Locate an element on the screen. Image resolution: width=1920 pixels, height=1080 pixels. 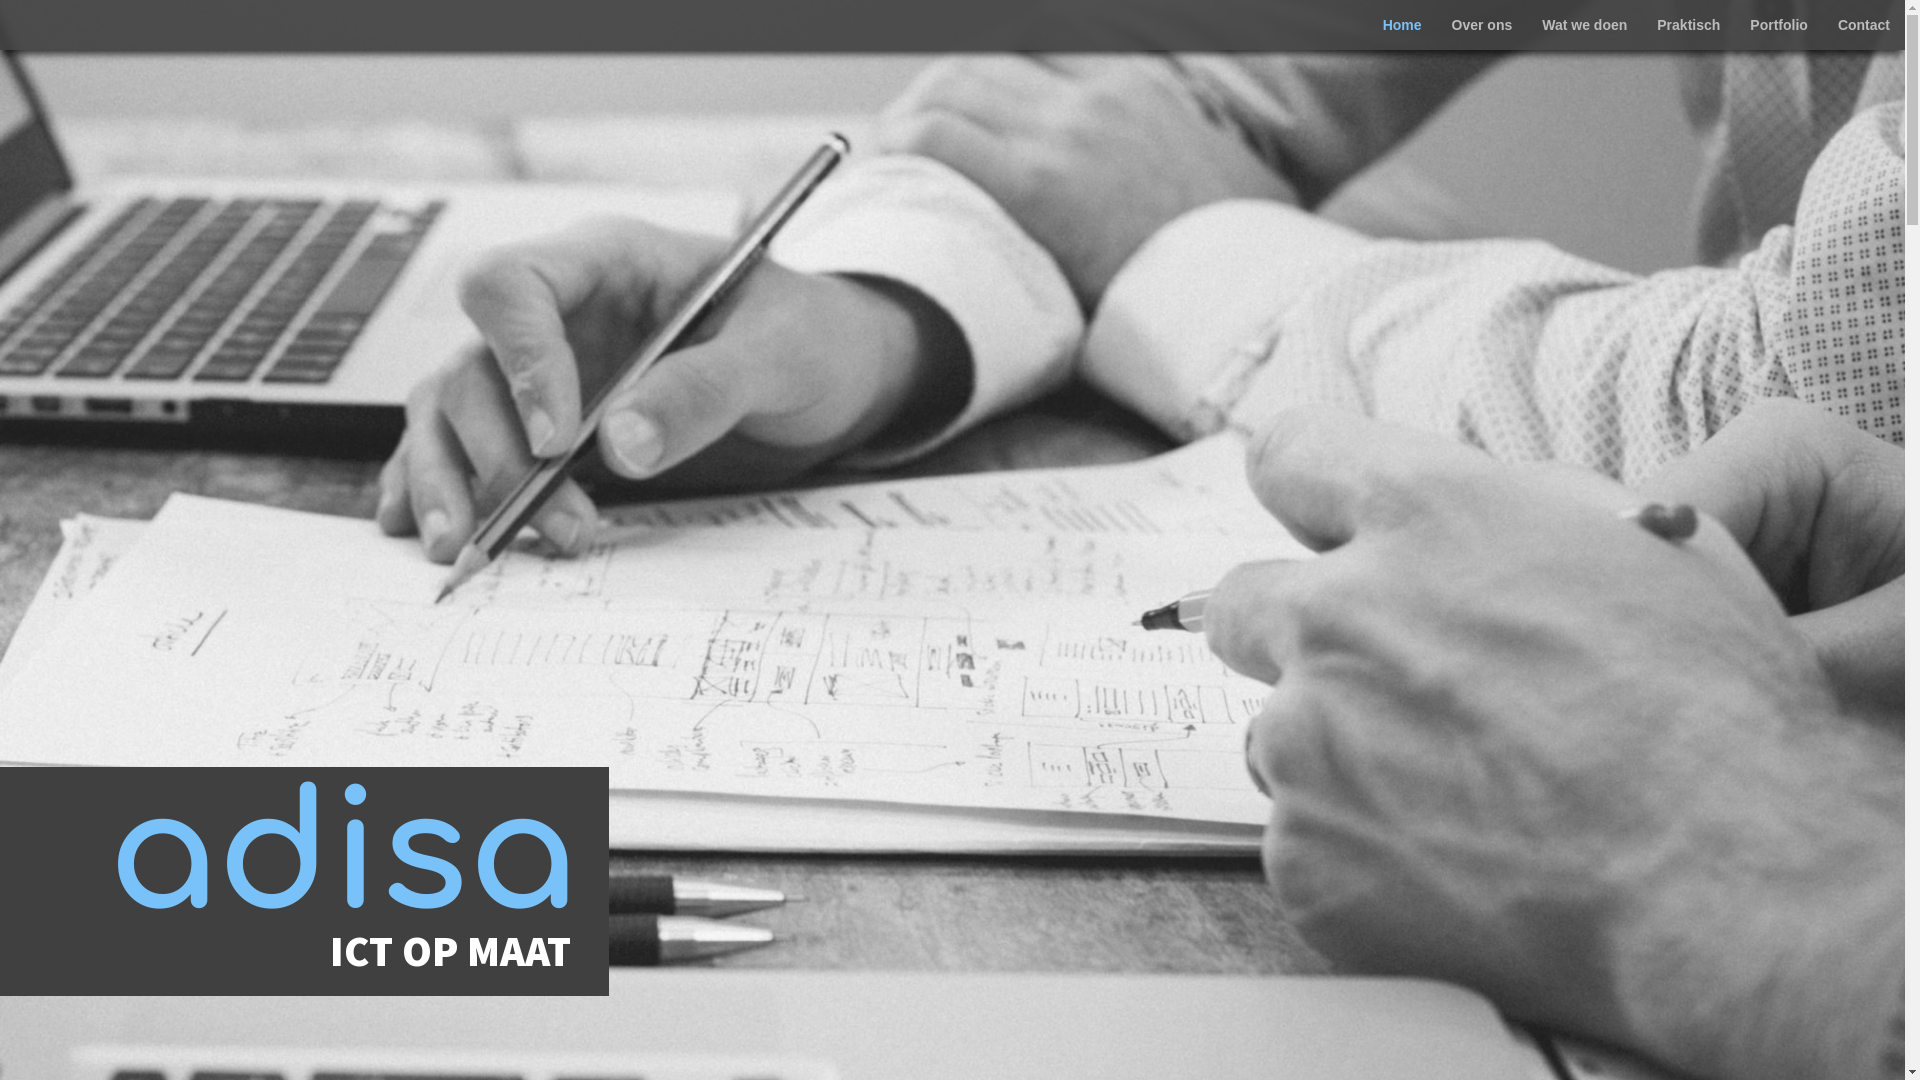
'Portfolio' is located at coordinates (1733, 24).